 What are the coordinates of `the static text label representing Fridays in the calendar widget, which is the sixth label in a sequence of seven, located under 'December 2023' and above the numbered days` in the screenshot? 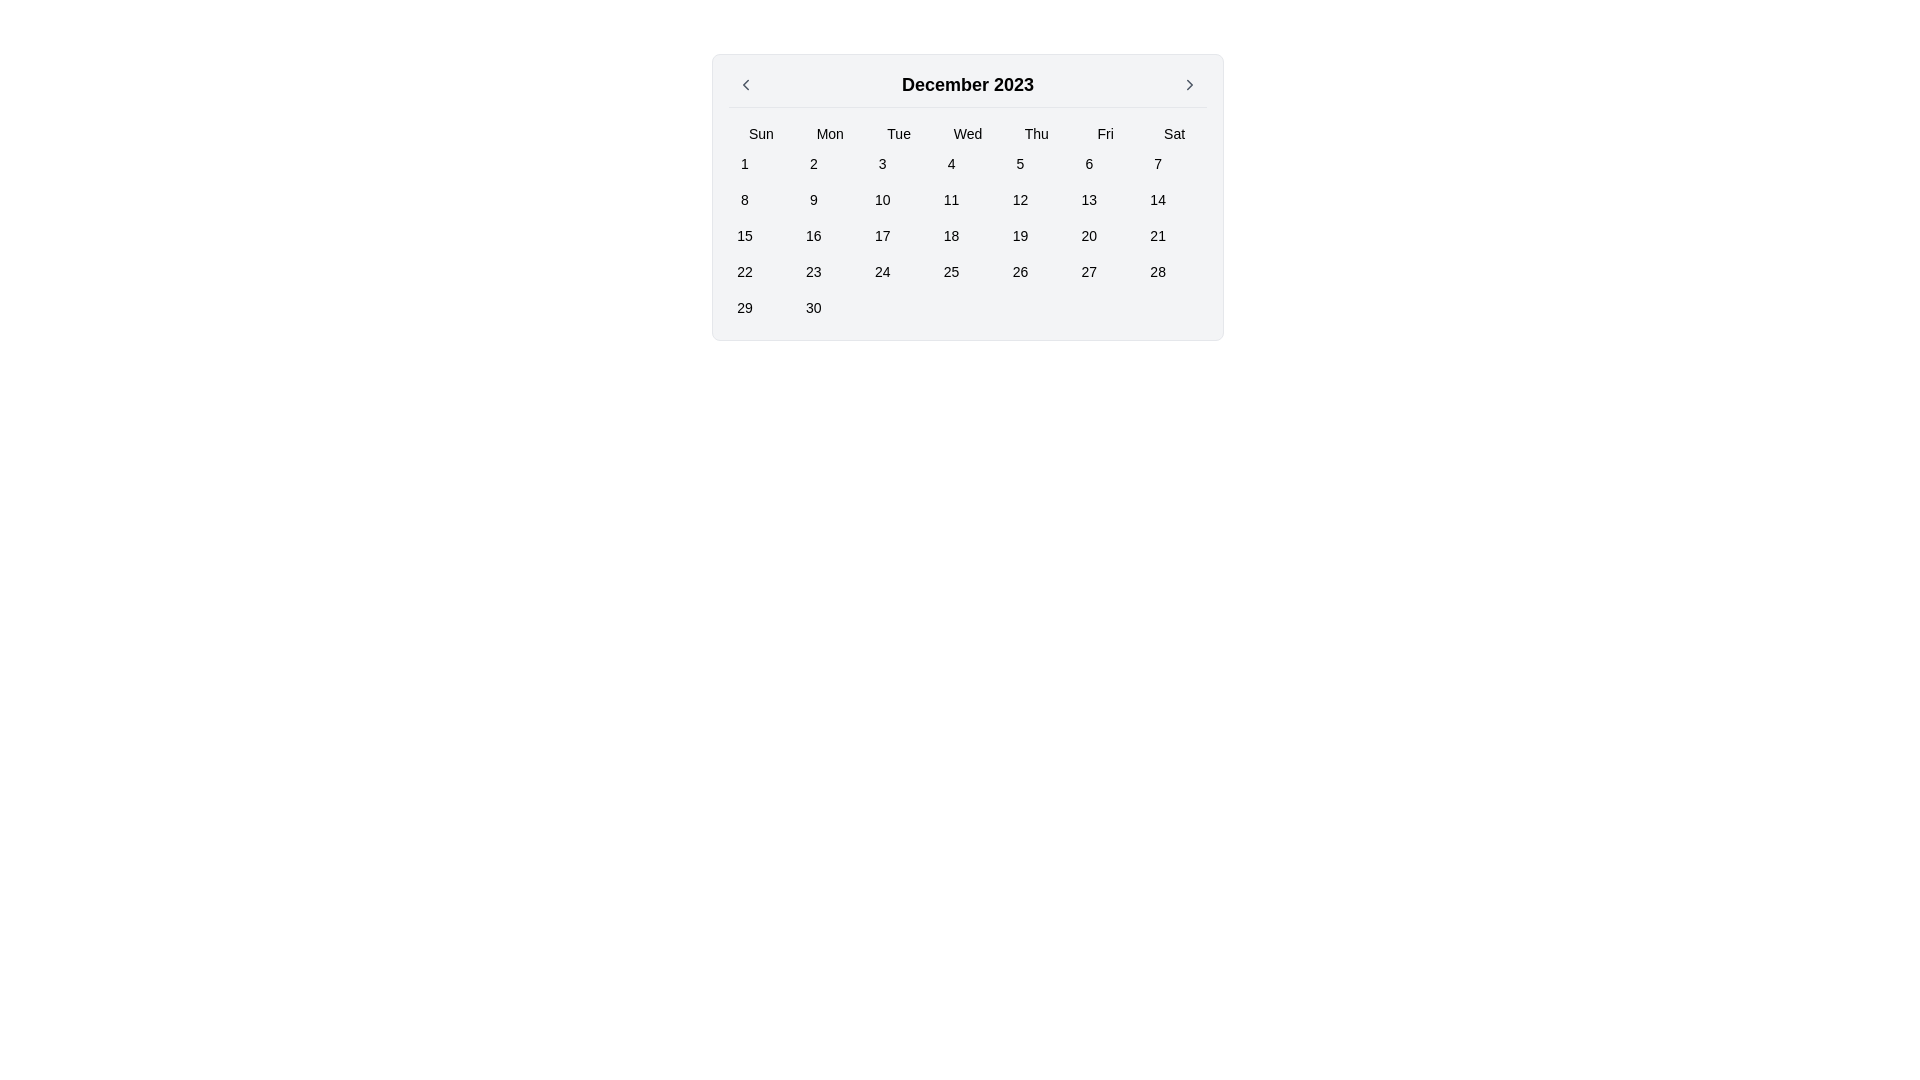 It's located at (1104, 134).